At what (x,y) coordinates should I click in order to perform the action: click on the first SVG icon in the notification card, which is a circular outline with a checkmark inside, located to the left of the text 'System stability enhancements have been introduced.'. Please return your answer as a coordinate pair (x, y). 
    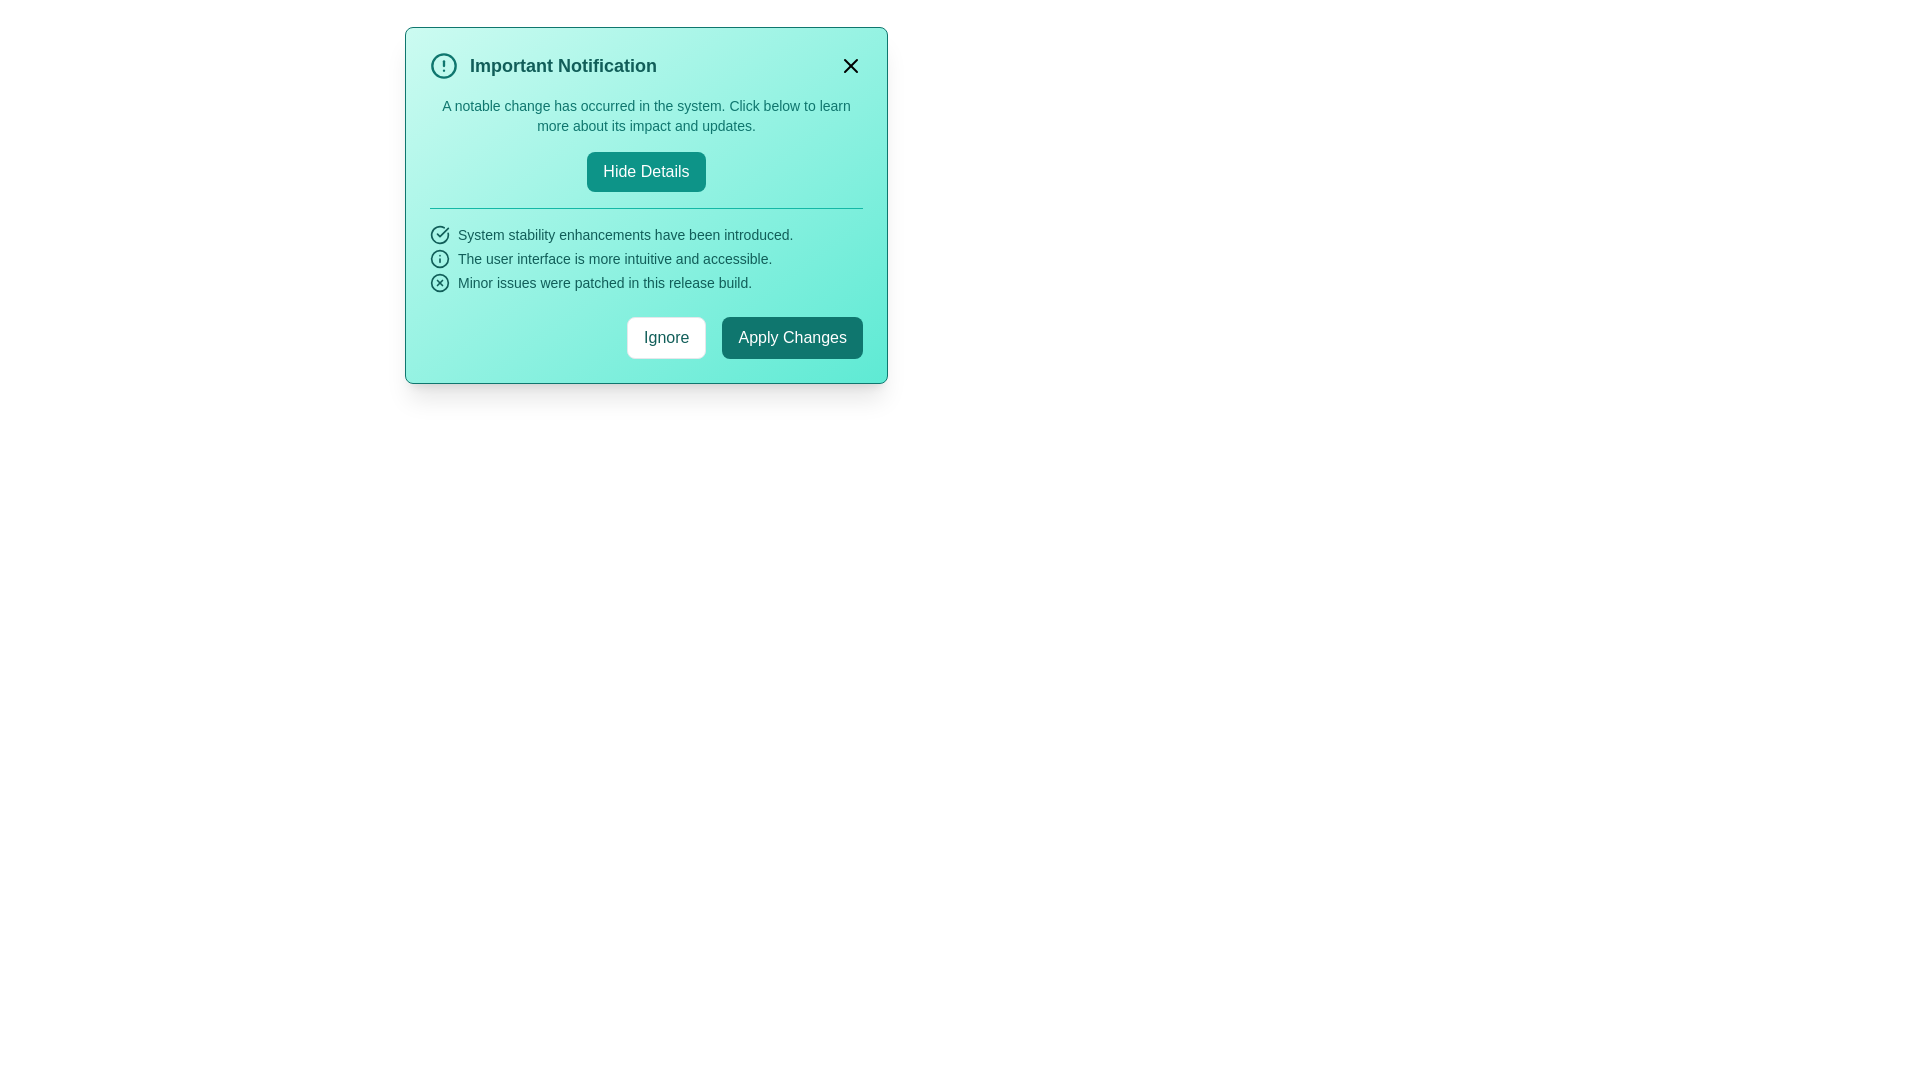
    Looking at the image, I should click on (439, 234).